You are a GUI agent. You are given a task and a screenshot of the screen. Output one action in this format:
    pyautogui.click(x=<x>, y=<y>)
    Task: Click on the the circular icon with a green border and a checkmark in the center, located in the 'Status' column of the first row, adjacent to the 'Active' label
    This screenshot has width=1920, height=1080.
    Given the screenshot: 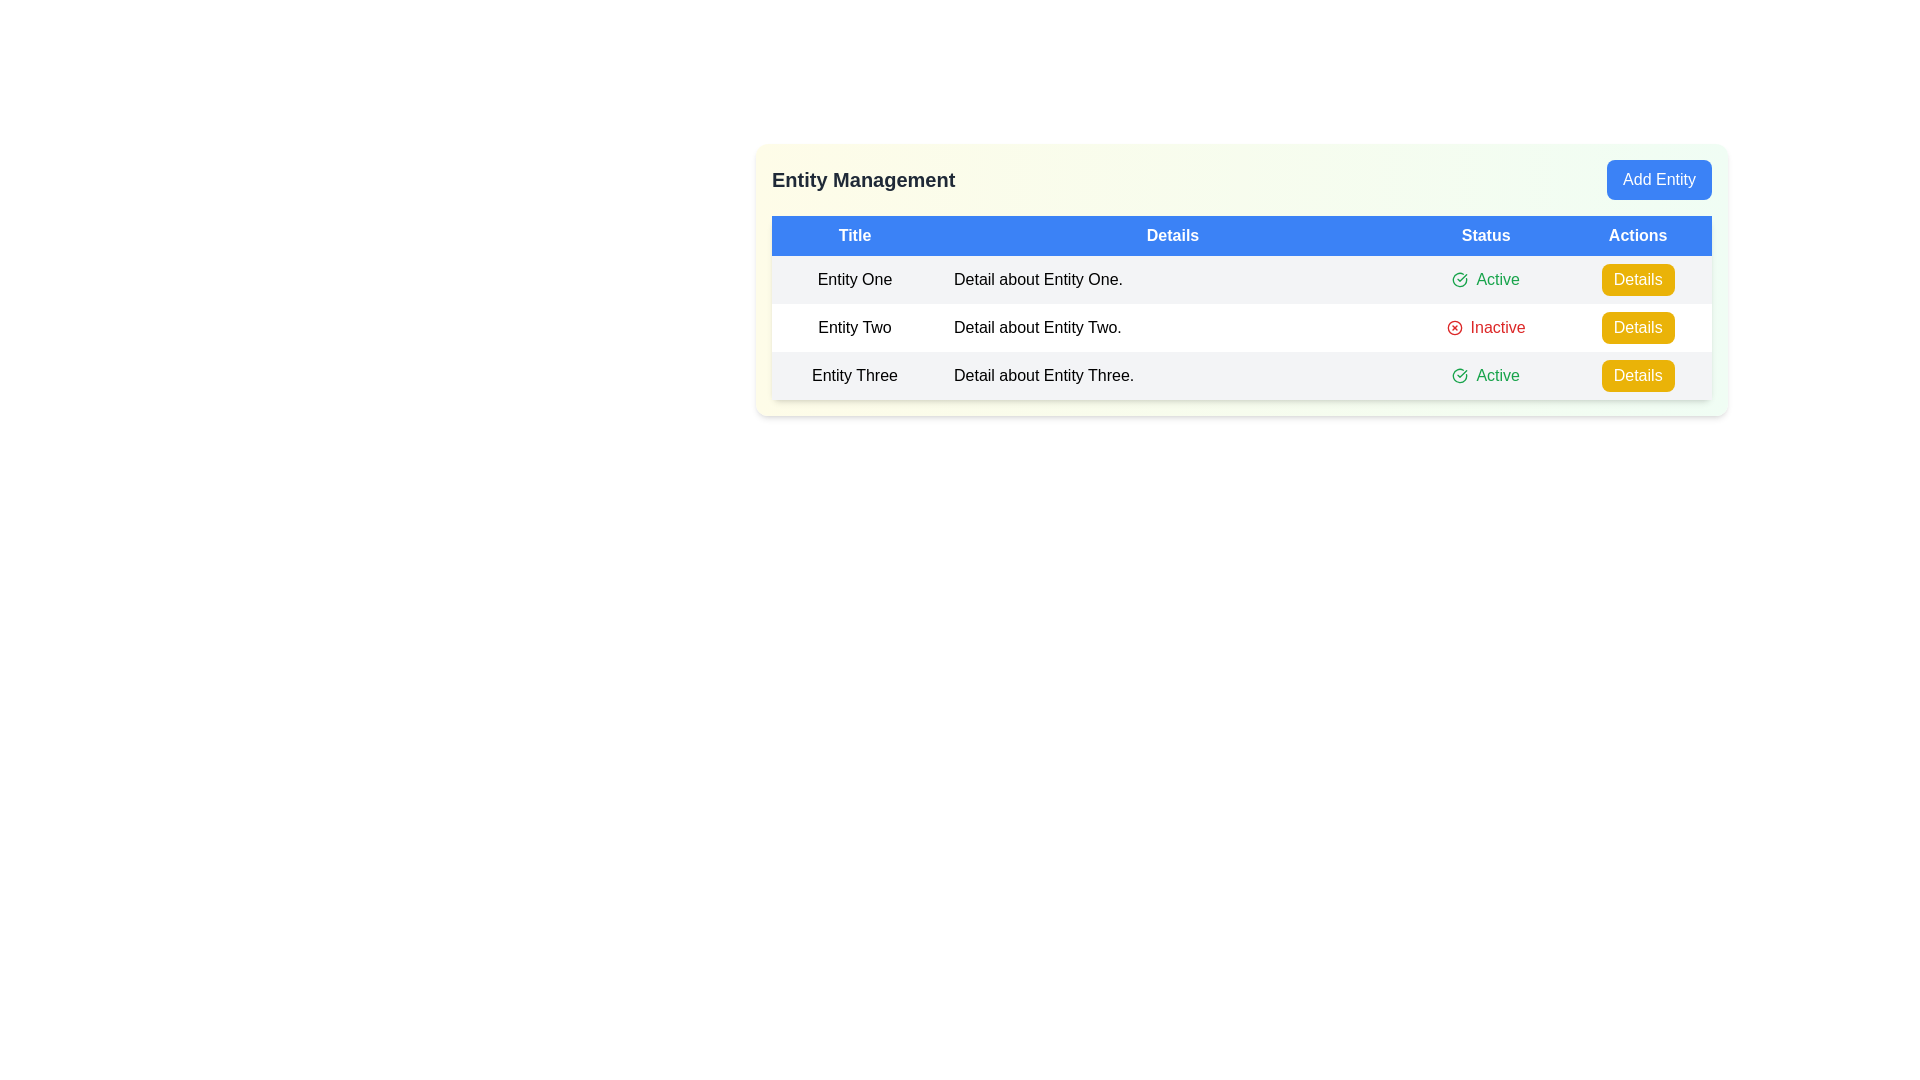 What is the action you would take?
    pyautogui.click(x=1460, y=280)
    